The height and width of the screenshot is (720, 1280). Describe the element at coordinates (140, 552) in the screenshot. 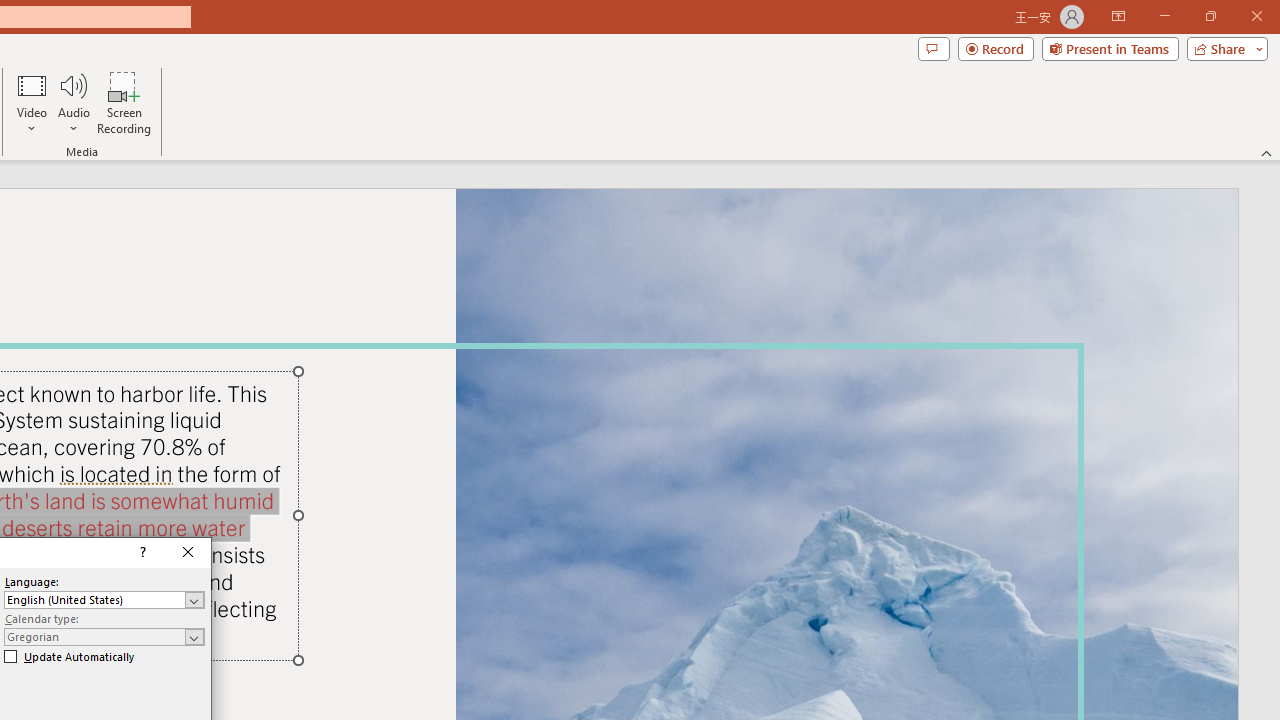

I see `'Context help'` at that location.